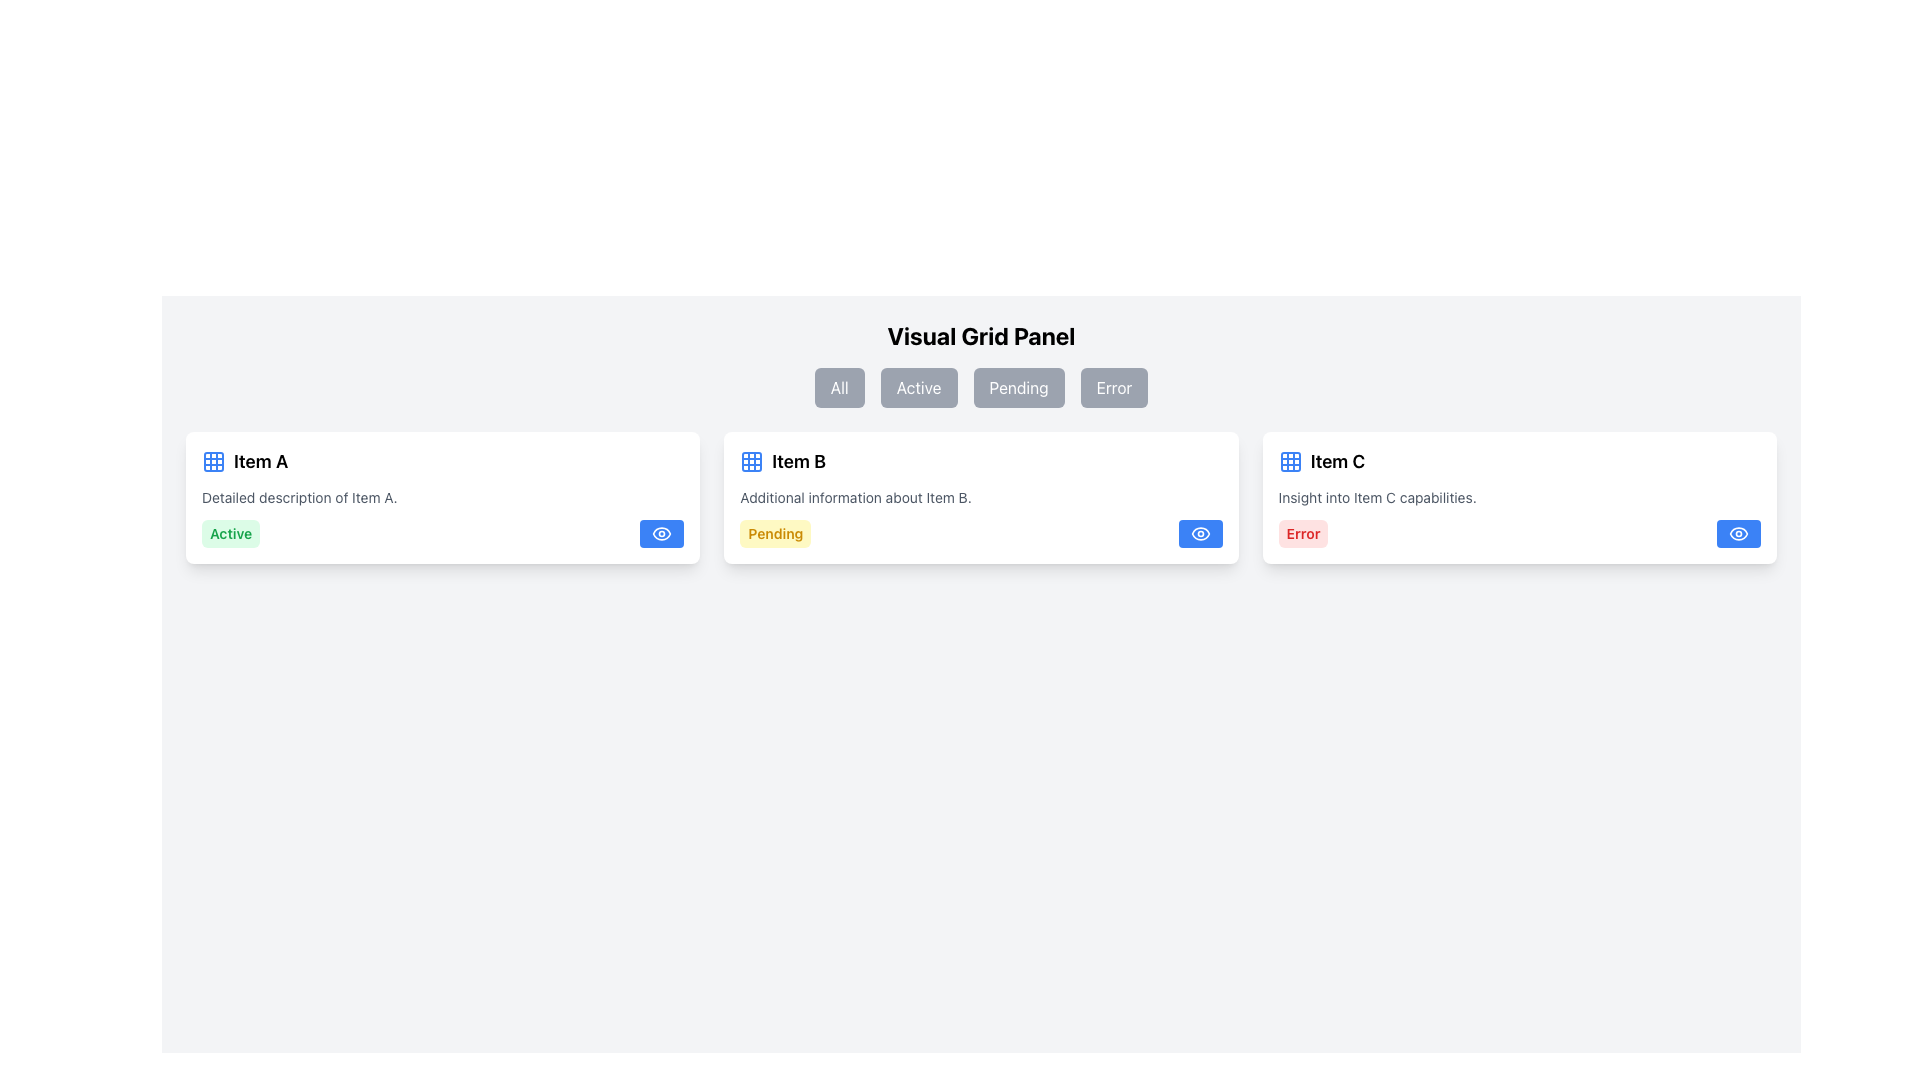 The height and width of the screenshot is (1080, 1920). What do you see at coordinates (1337, 462) in the screenshot?
I see `the Text Label element, which is the third item in a horizontally arranged layout, positioned to the right of 'Item A' and 'Item B'` at bounding box center [1337, 462].